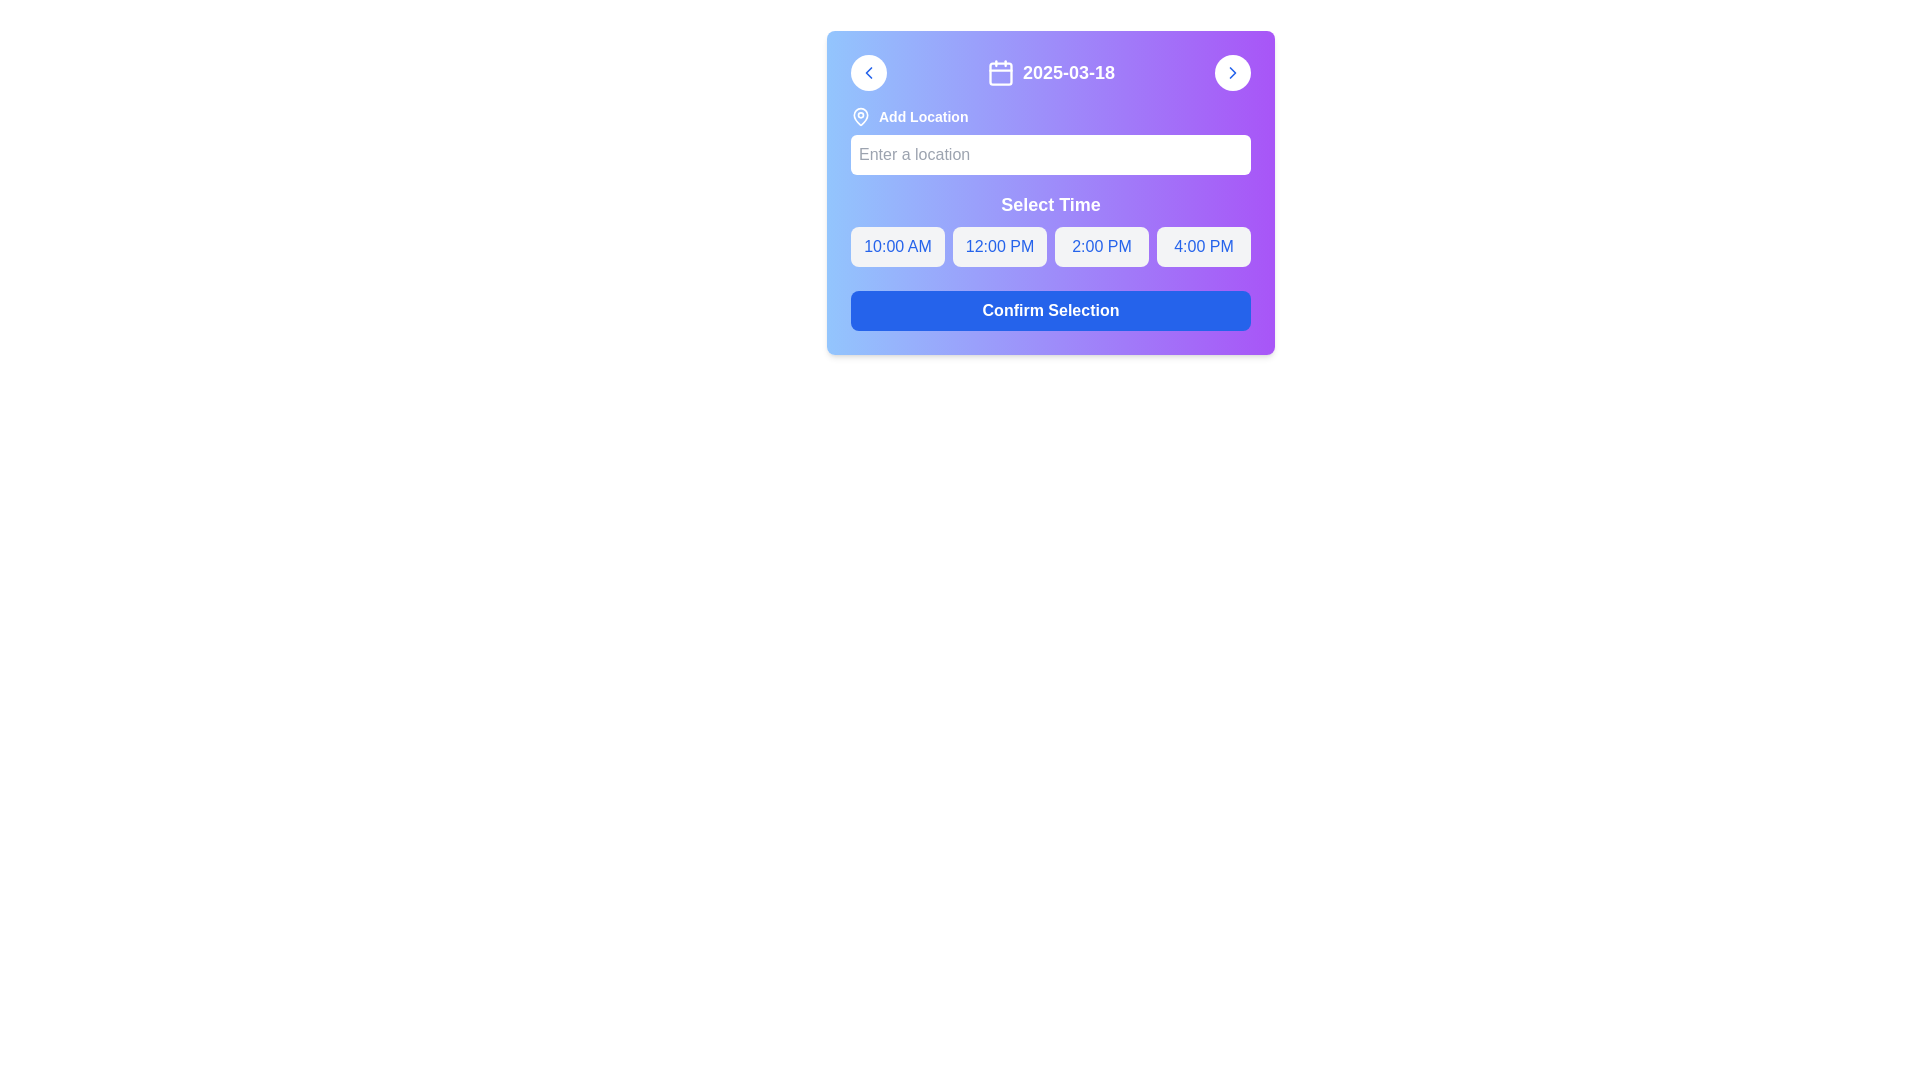 Image resolution: width=1920 pixels, height=1080 pixels. What do you see at coordinates (860, 115) in the screenshot?
I see `the Decorative icon located to the left side of the header section next to the 'Add Location' text` at bounding box center [860, 115].